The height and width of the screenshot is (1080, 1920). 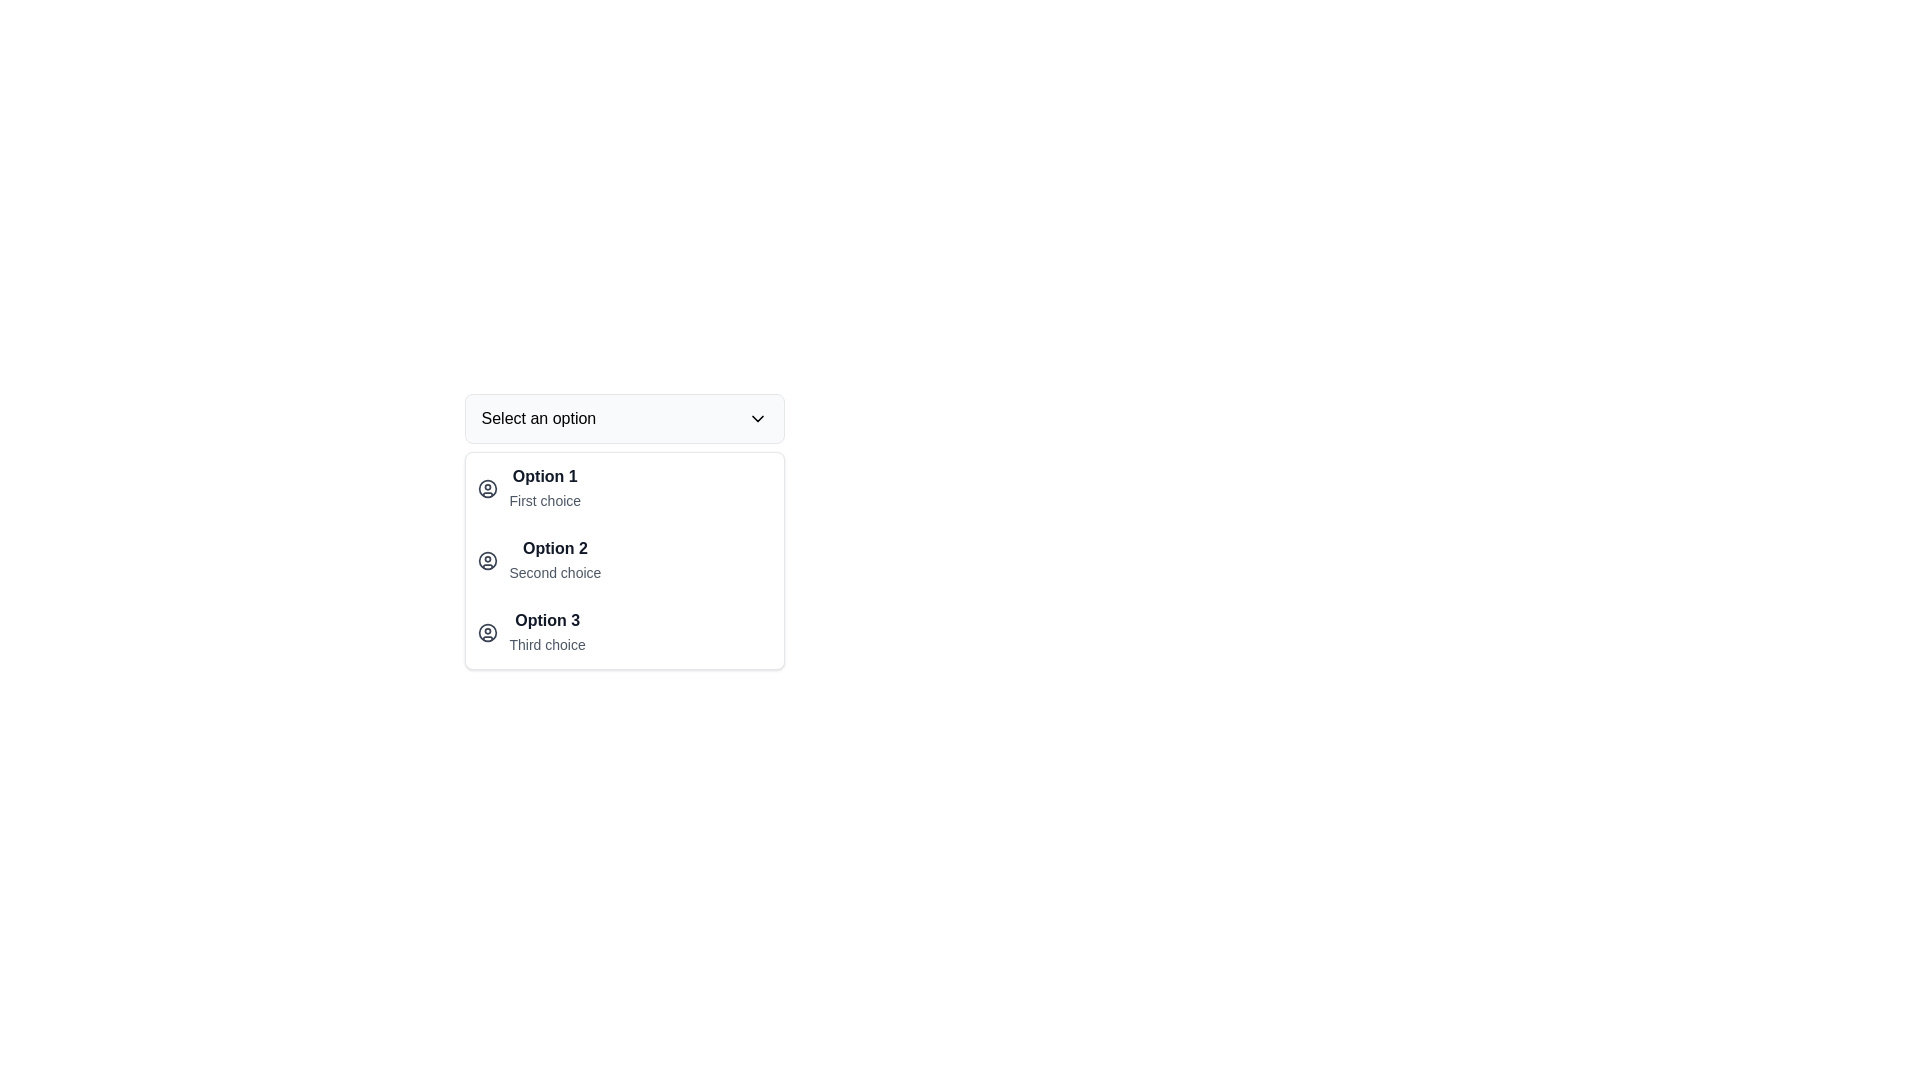 I want to click on the central circular SVG element that represents a user or profile picture placeholder, located next to the text 'Option 3 Third choice' in the dropdown list, so click(x=487, y=632).